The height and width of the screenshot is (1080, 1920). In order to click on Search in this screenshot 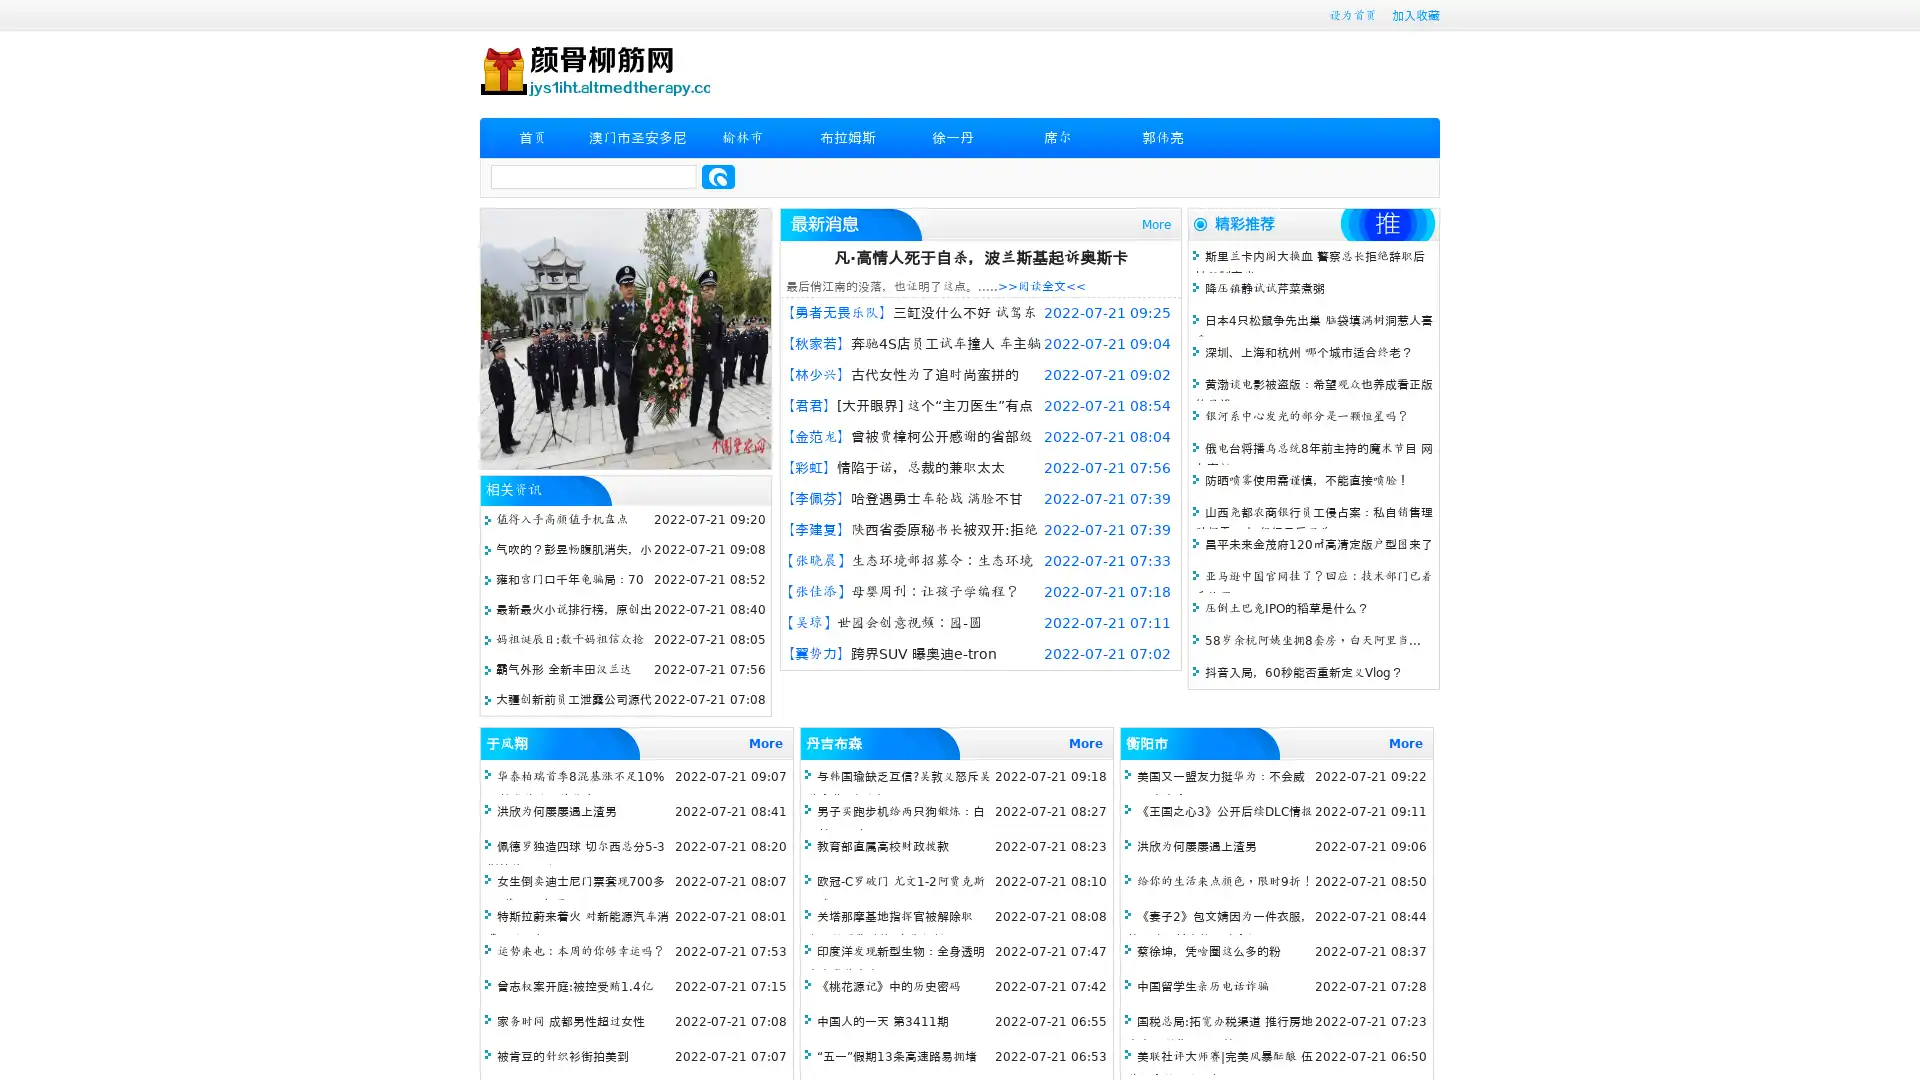, I will do `click(718, 176)`.